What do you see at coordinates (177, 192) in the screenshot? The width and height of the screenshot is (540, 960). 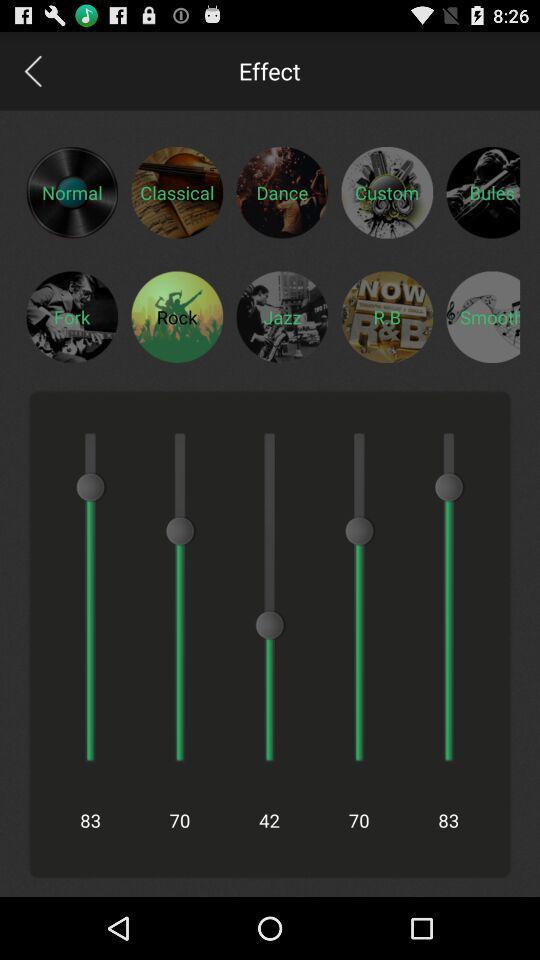 I see `classical` at bounding box center [177, 192].